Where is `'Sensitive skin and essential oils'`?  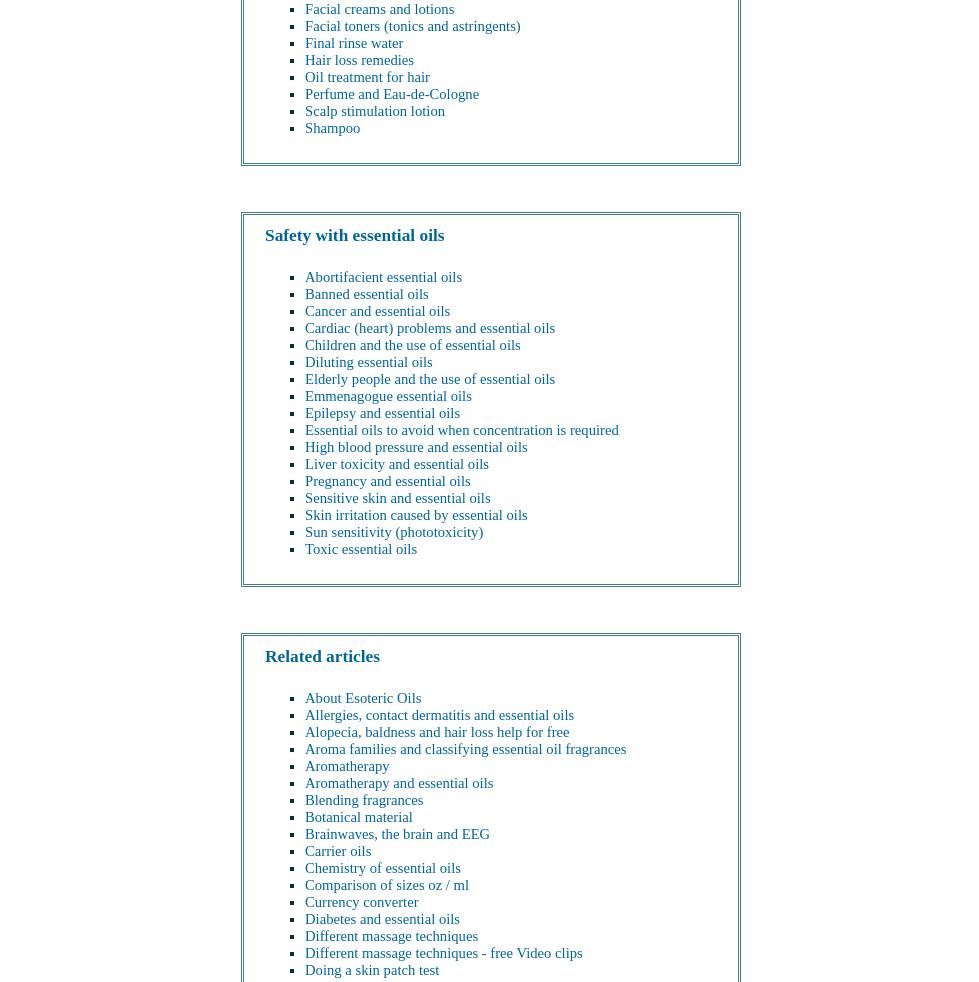
'Sensitive skin and essential oils' is located at coordinates (304, 496).